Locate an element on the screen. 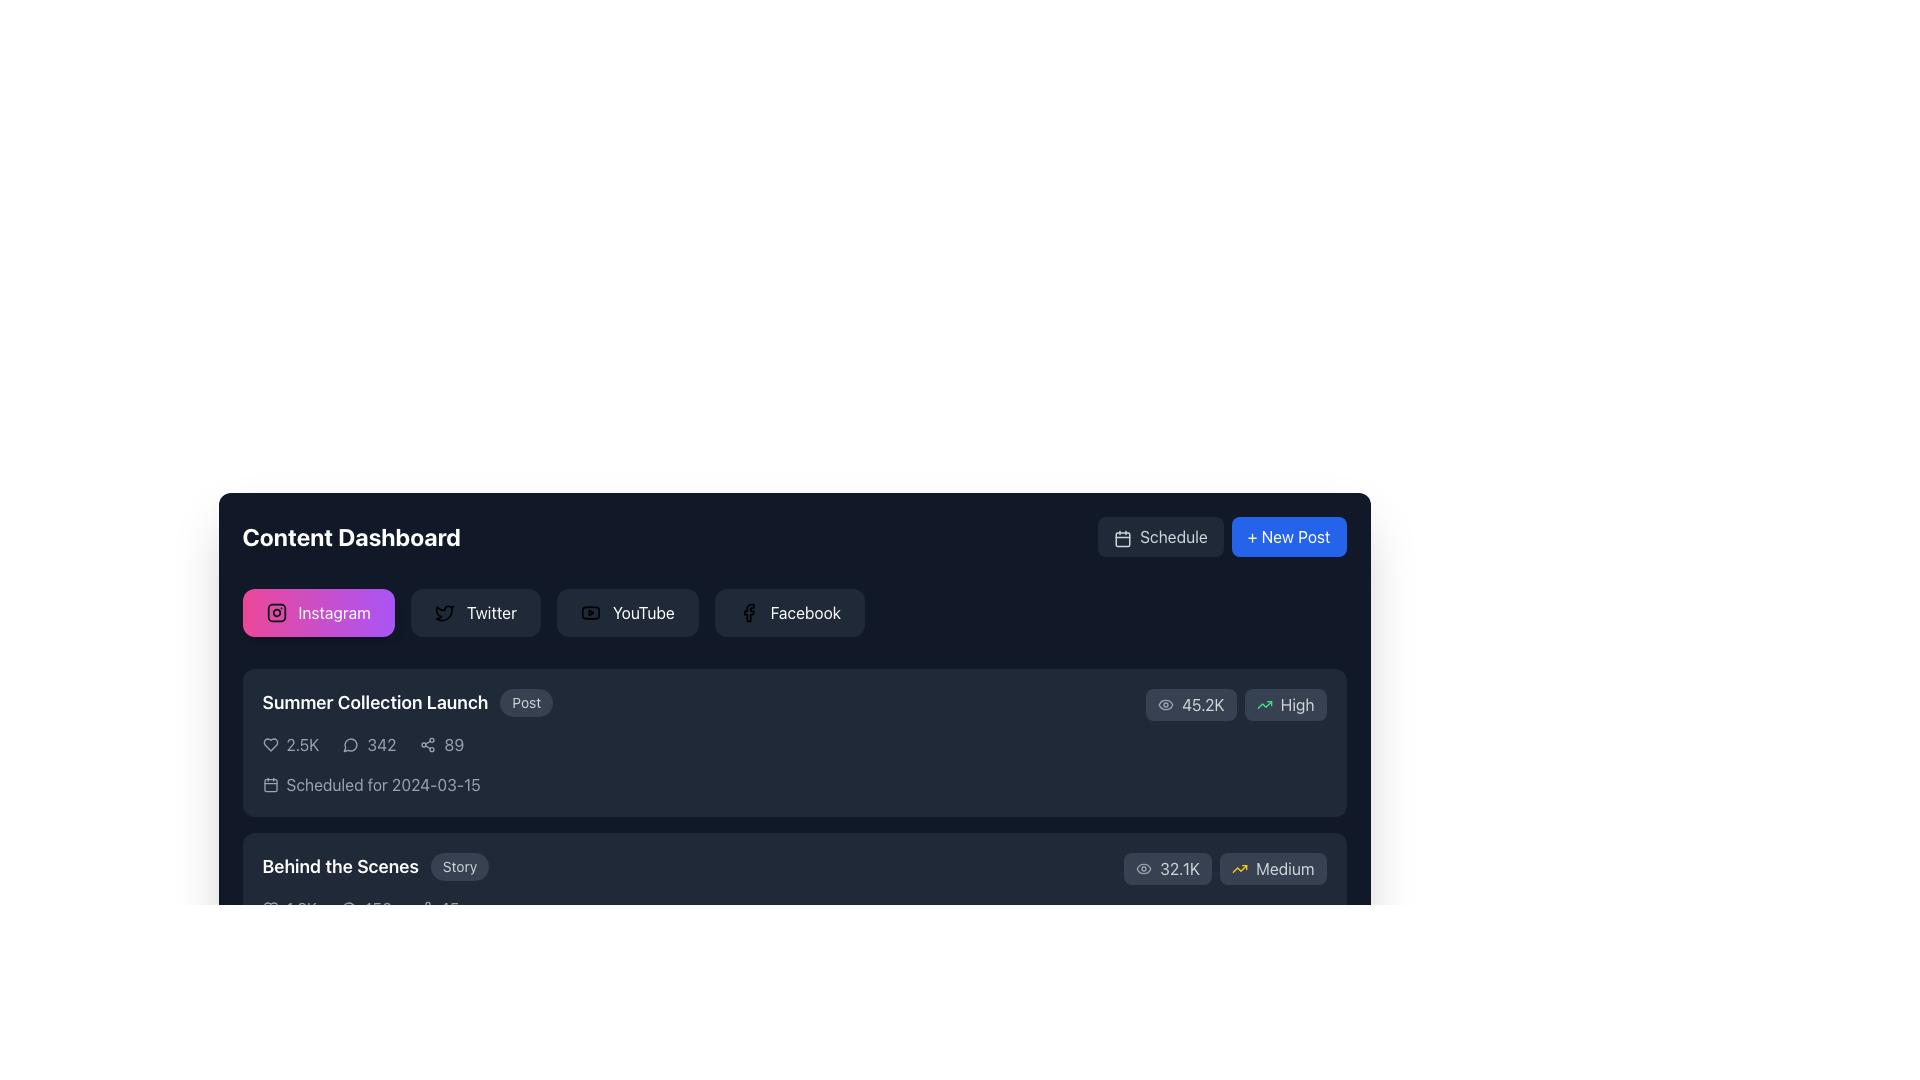  on the numerical text display '89' that is part of the 'Summer Collection Launch' panel, located is located at coordinates (453, 744).